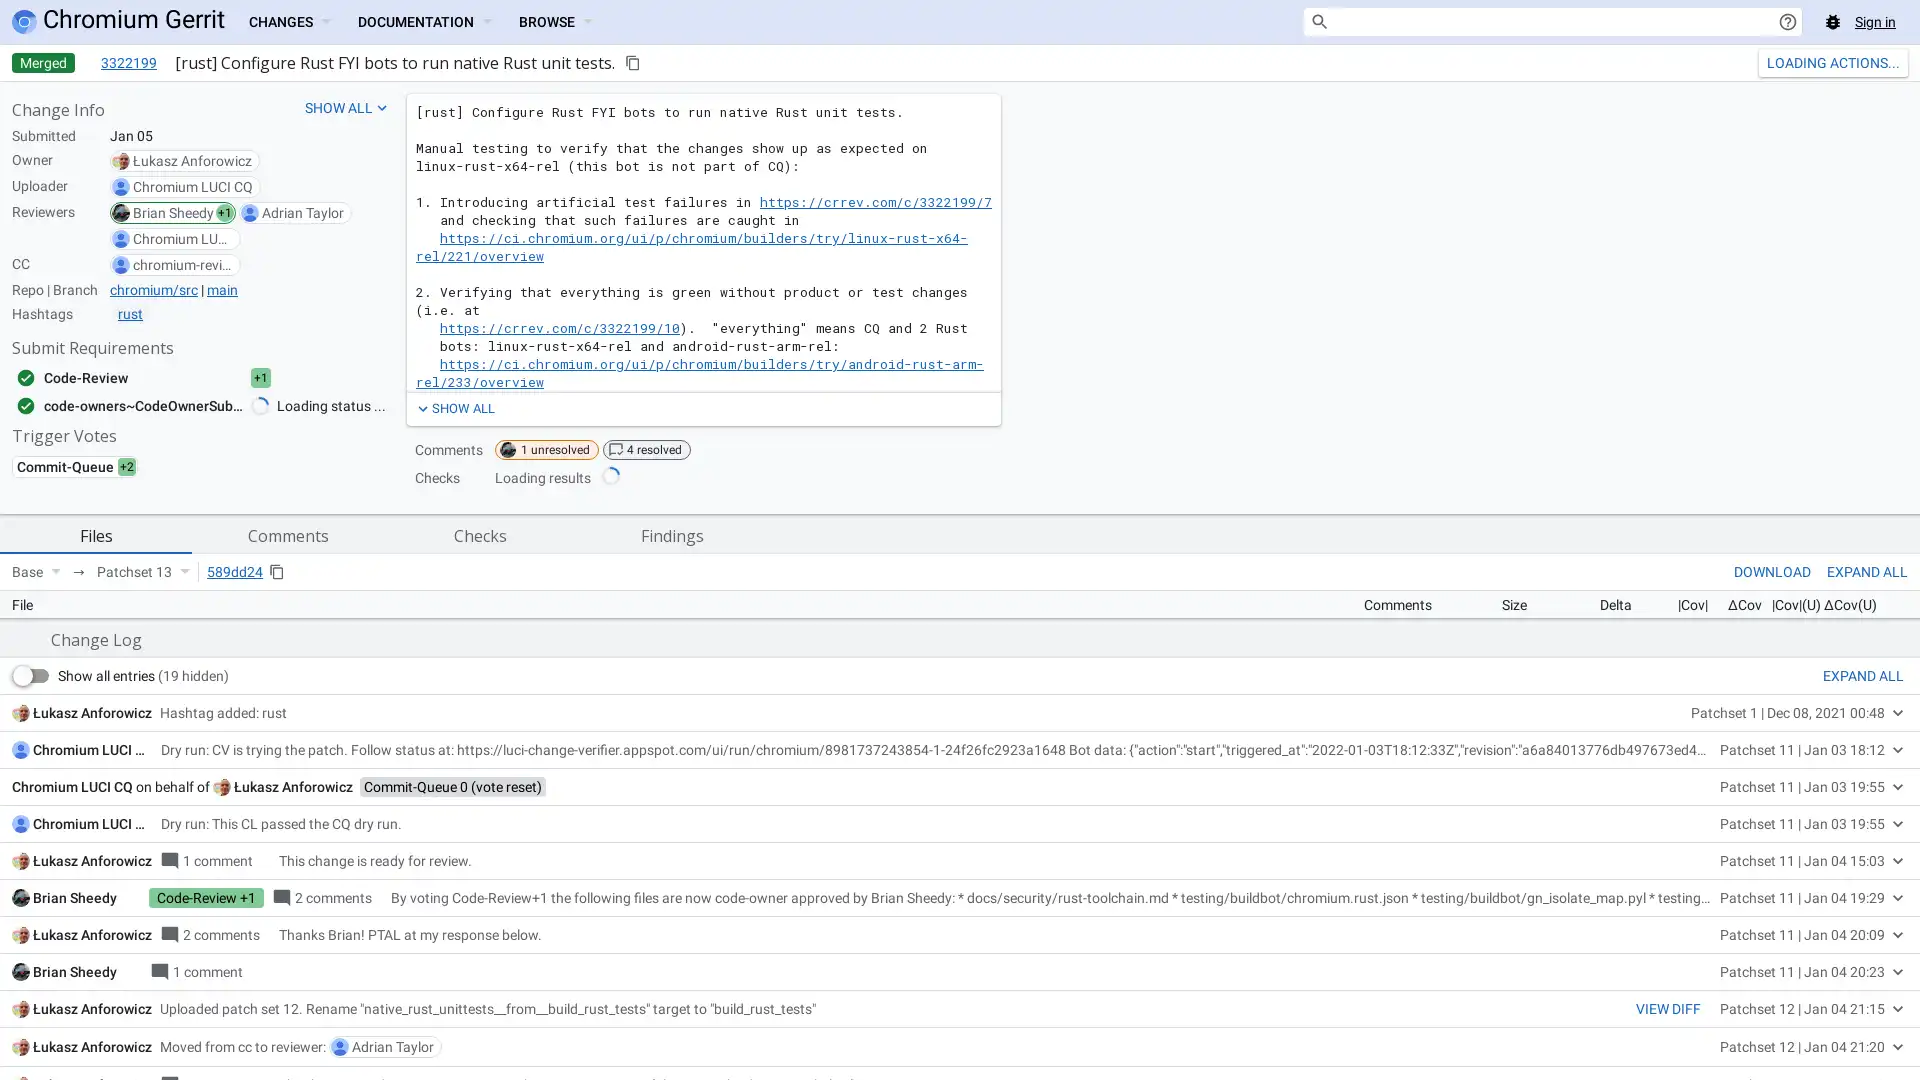 The width and height of the screenshot is (1920, 1080). Describe the element at coordinates (292, 1062) in the screenshot. I see `ukasz Anforowicz` at that location.